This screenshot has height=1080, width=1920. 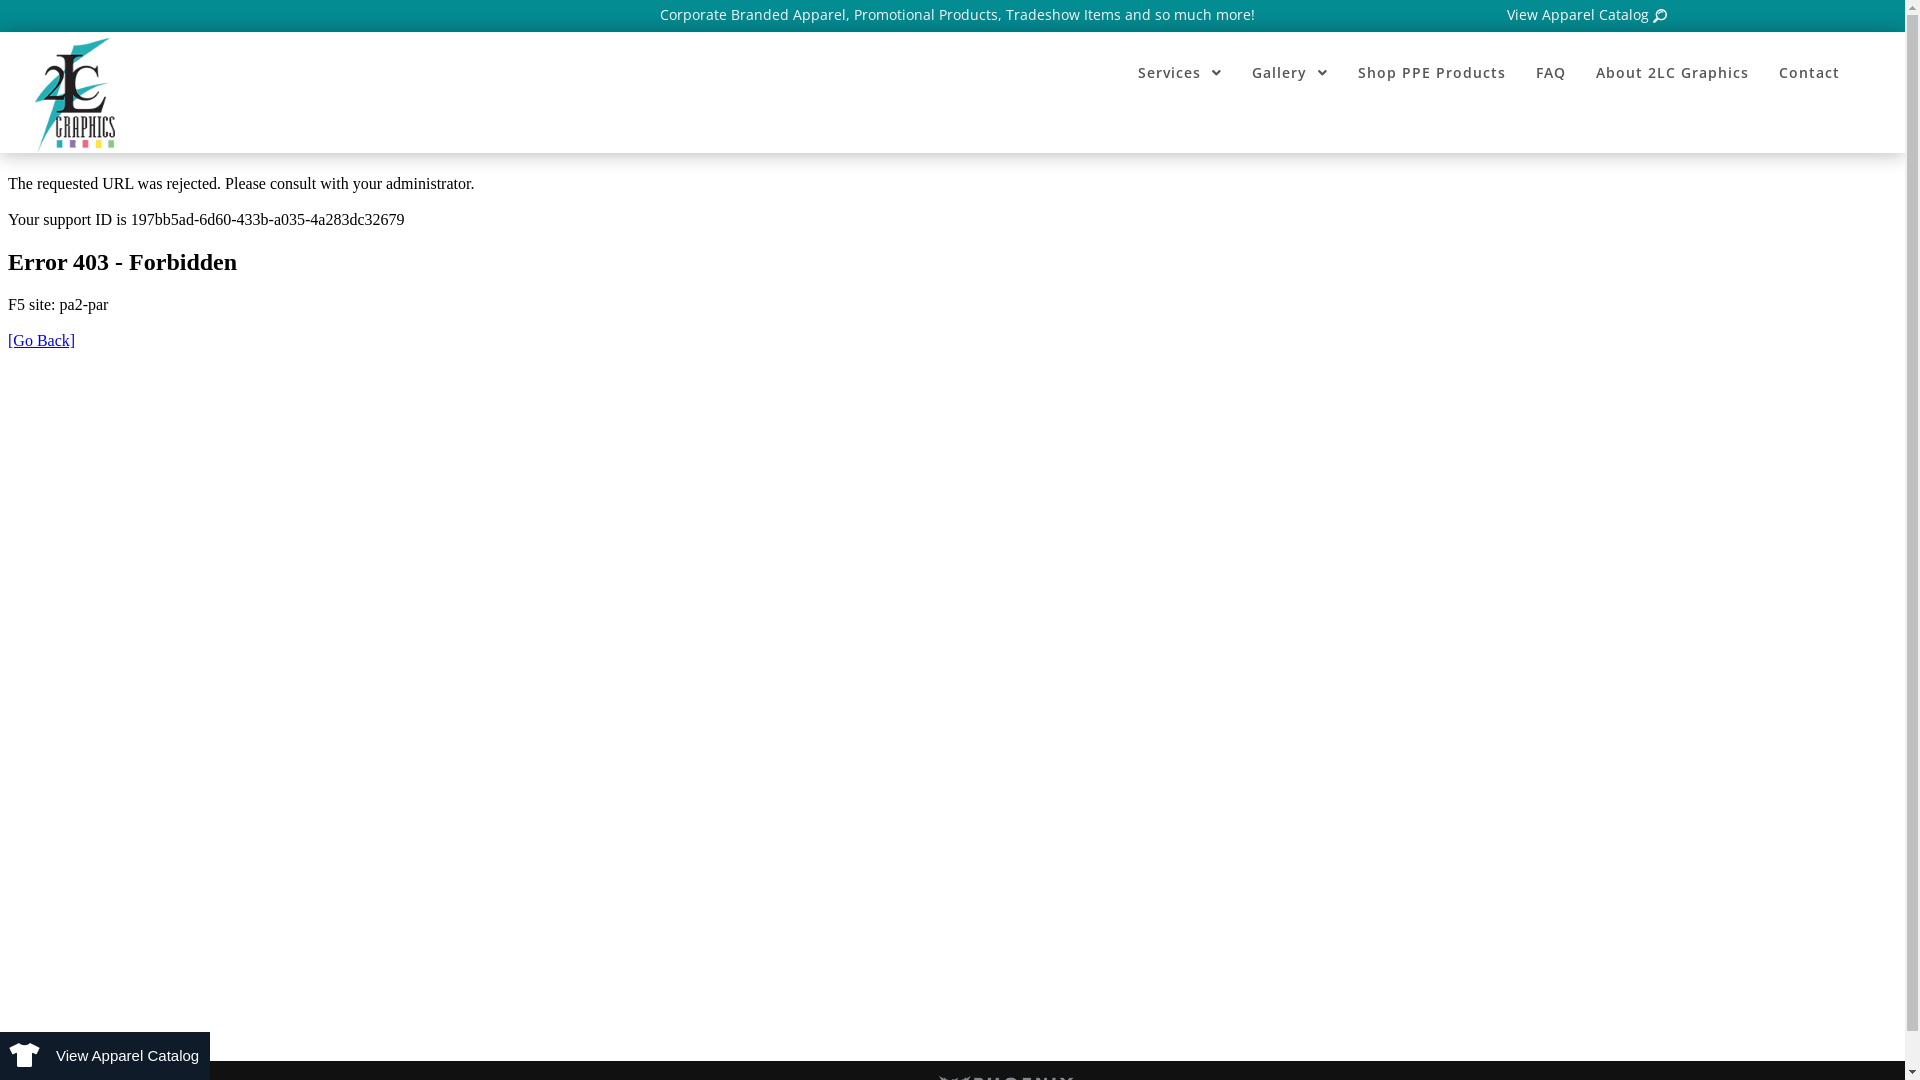 What do you see at coordinates (1579, 72) in the screenshot?
I see `'About 2LC Graphics'` at bounding box center [1579, 72].